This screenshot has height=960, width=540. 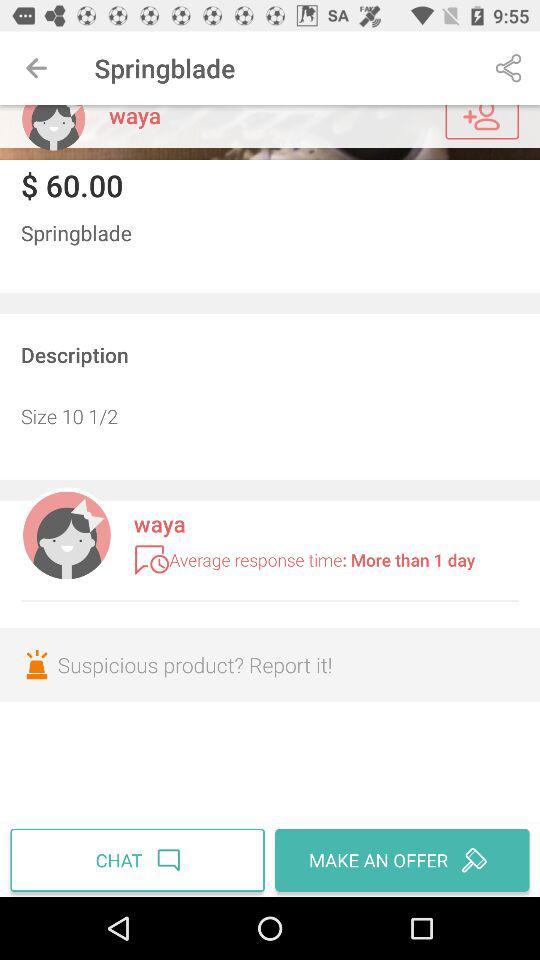 I want to click on the item next to the make an offer, so click(x=139, y=859).